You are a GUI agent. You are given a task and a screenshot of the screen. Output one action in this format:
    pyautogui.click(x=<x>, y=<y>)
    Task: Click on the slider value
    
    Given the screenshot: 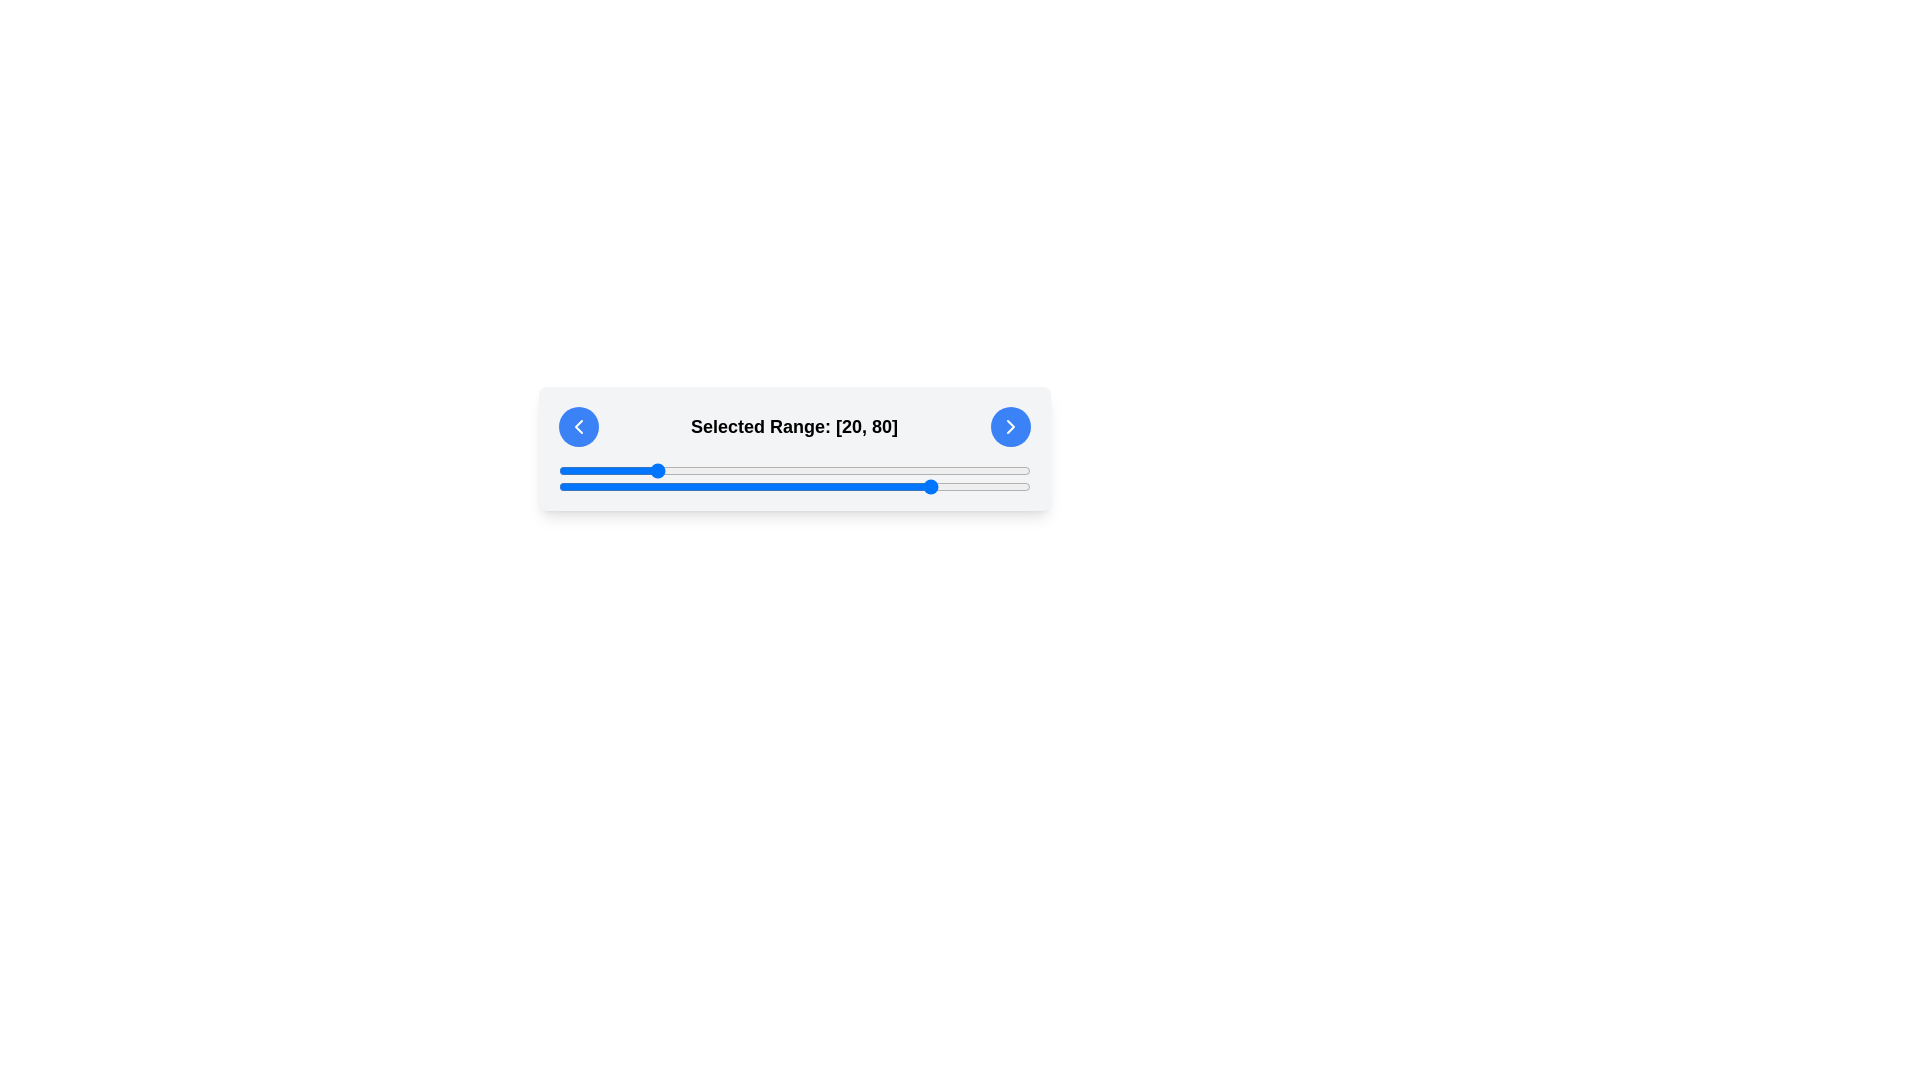 What is the action you would take?
    pyautogui.click(x=769, y=470)
    